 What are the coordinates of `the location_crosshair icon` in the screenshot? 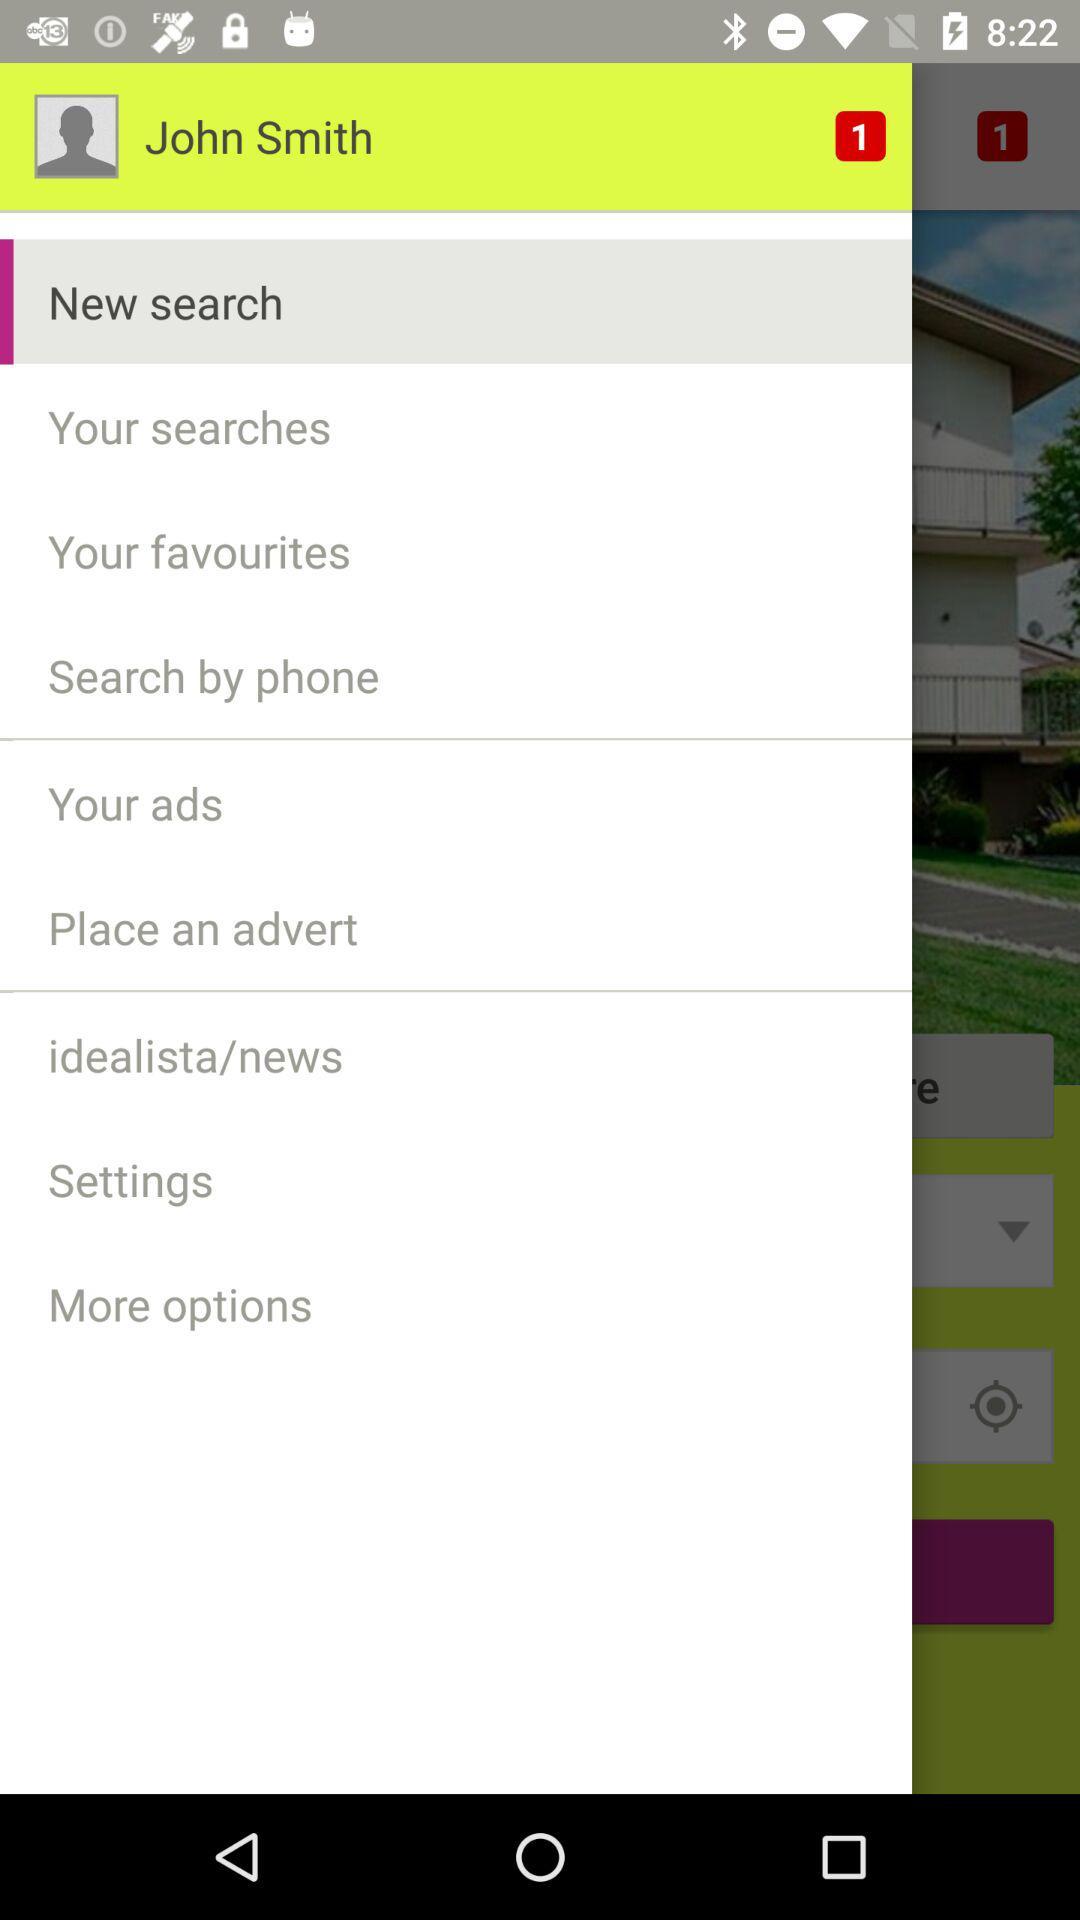 It's located at (995, 1405).